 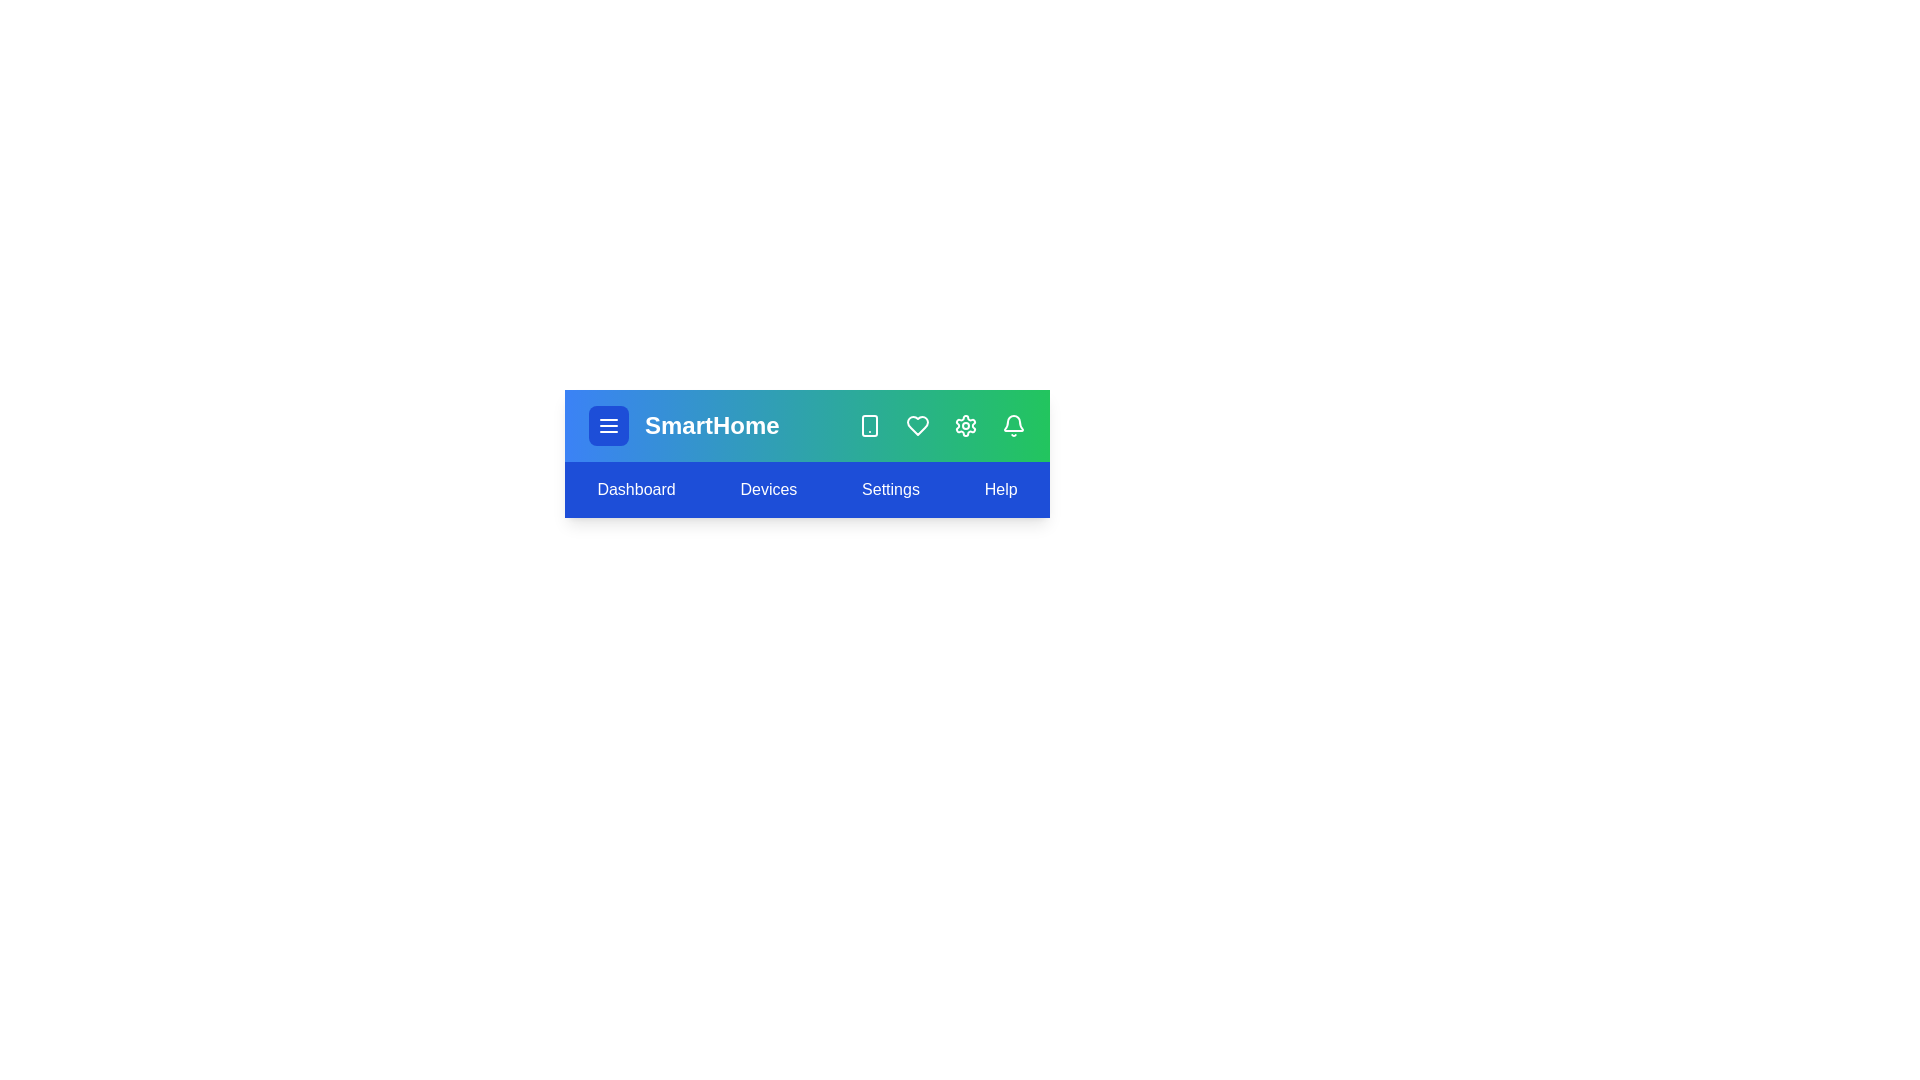 I want to click on menu toggle button to toggle the menu visibility, so click(x=608, y=424).